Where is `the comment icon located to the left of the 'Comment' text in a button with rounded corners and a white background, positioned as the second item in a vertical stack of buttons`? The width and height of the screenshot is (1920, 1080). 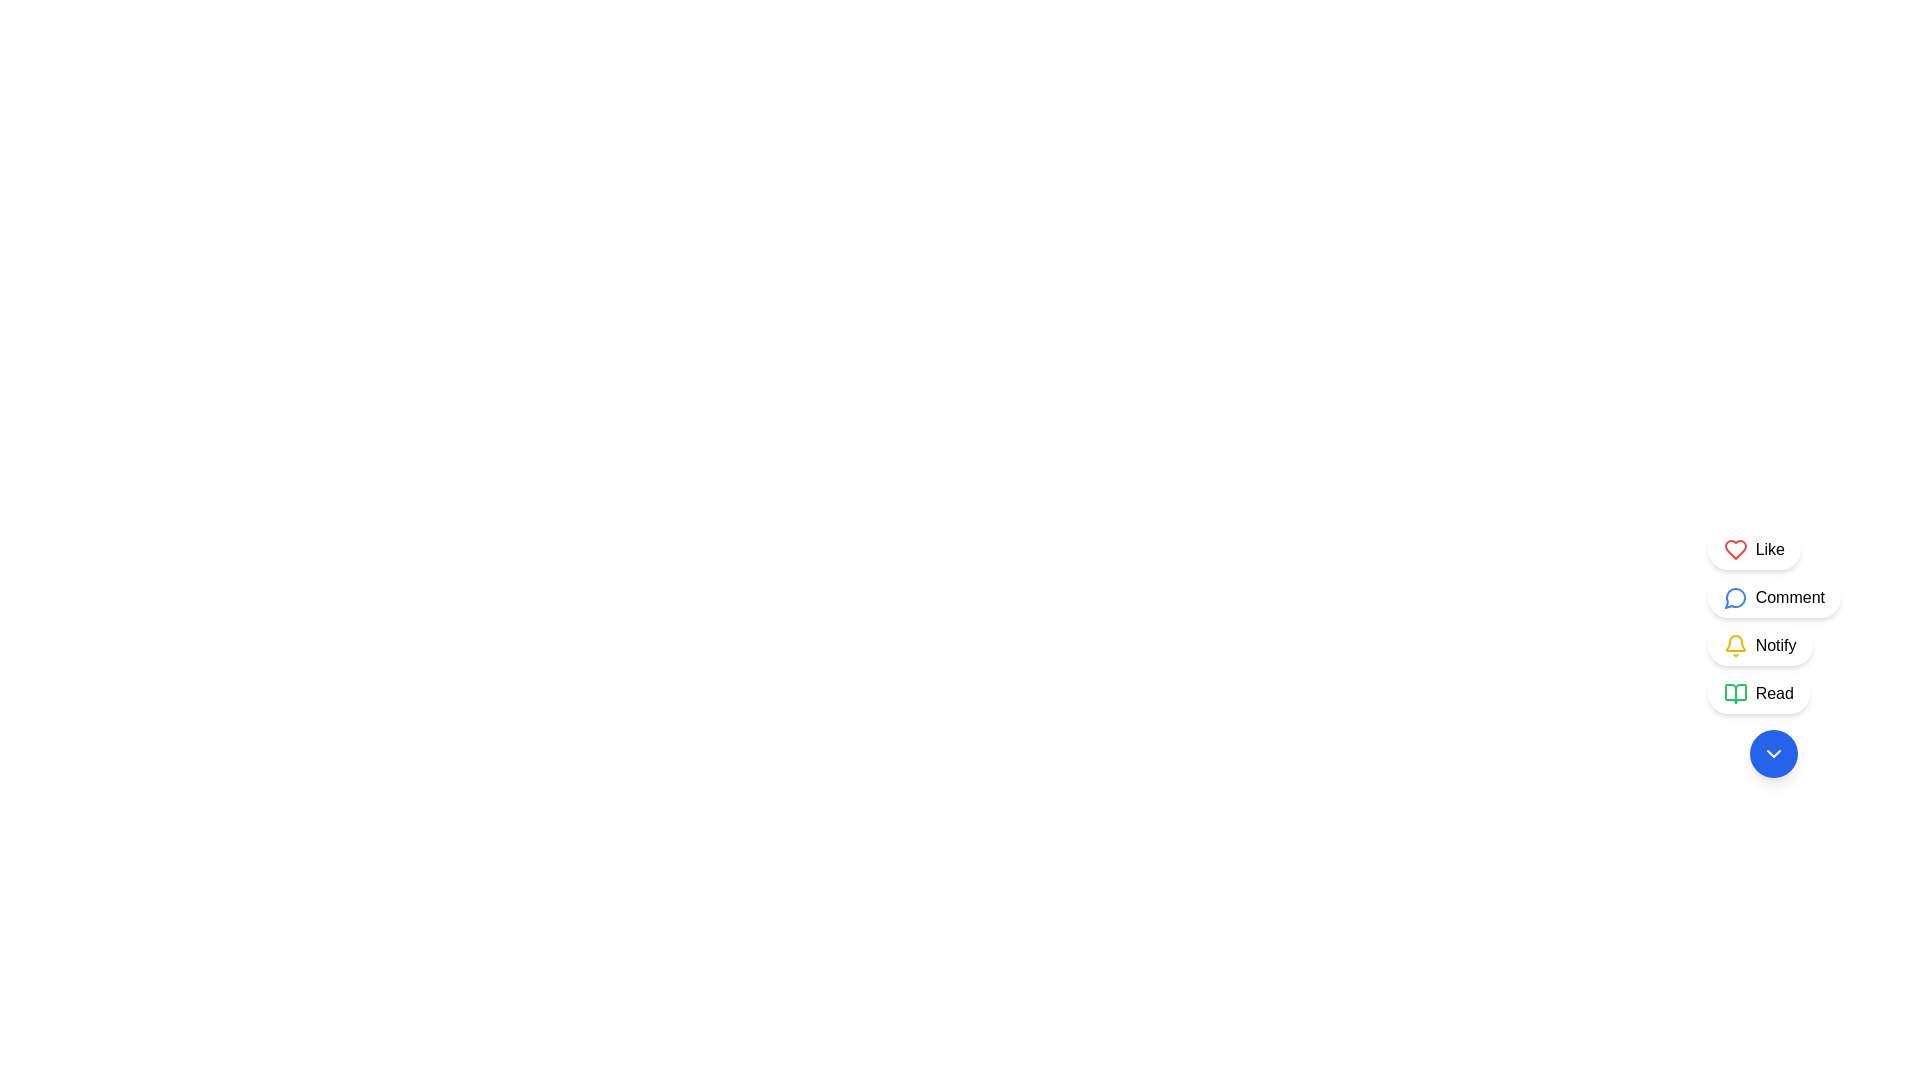 the comment icon located to the left of the 'Comment' text in a button with rounded corners and a white background, positioned as the second item in a vertical stack of buttons is located at coordinates (1734, 596).